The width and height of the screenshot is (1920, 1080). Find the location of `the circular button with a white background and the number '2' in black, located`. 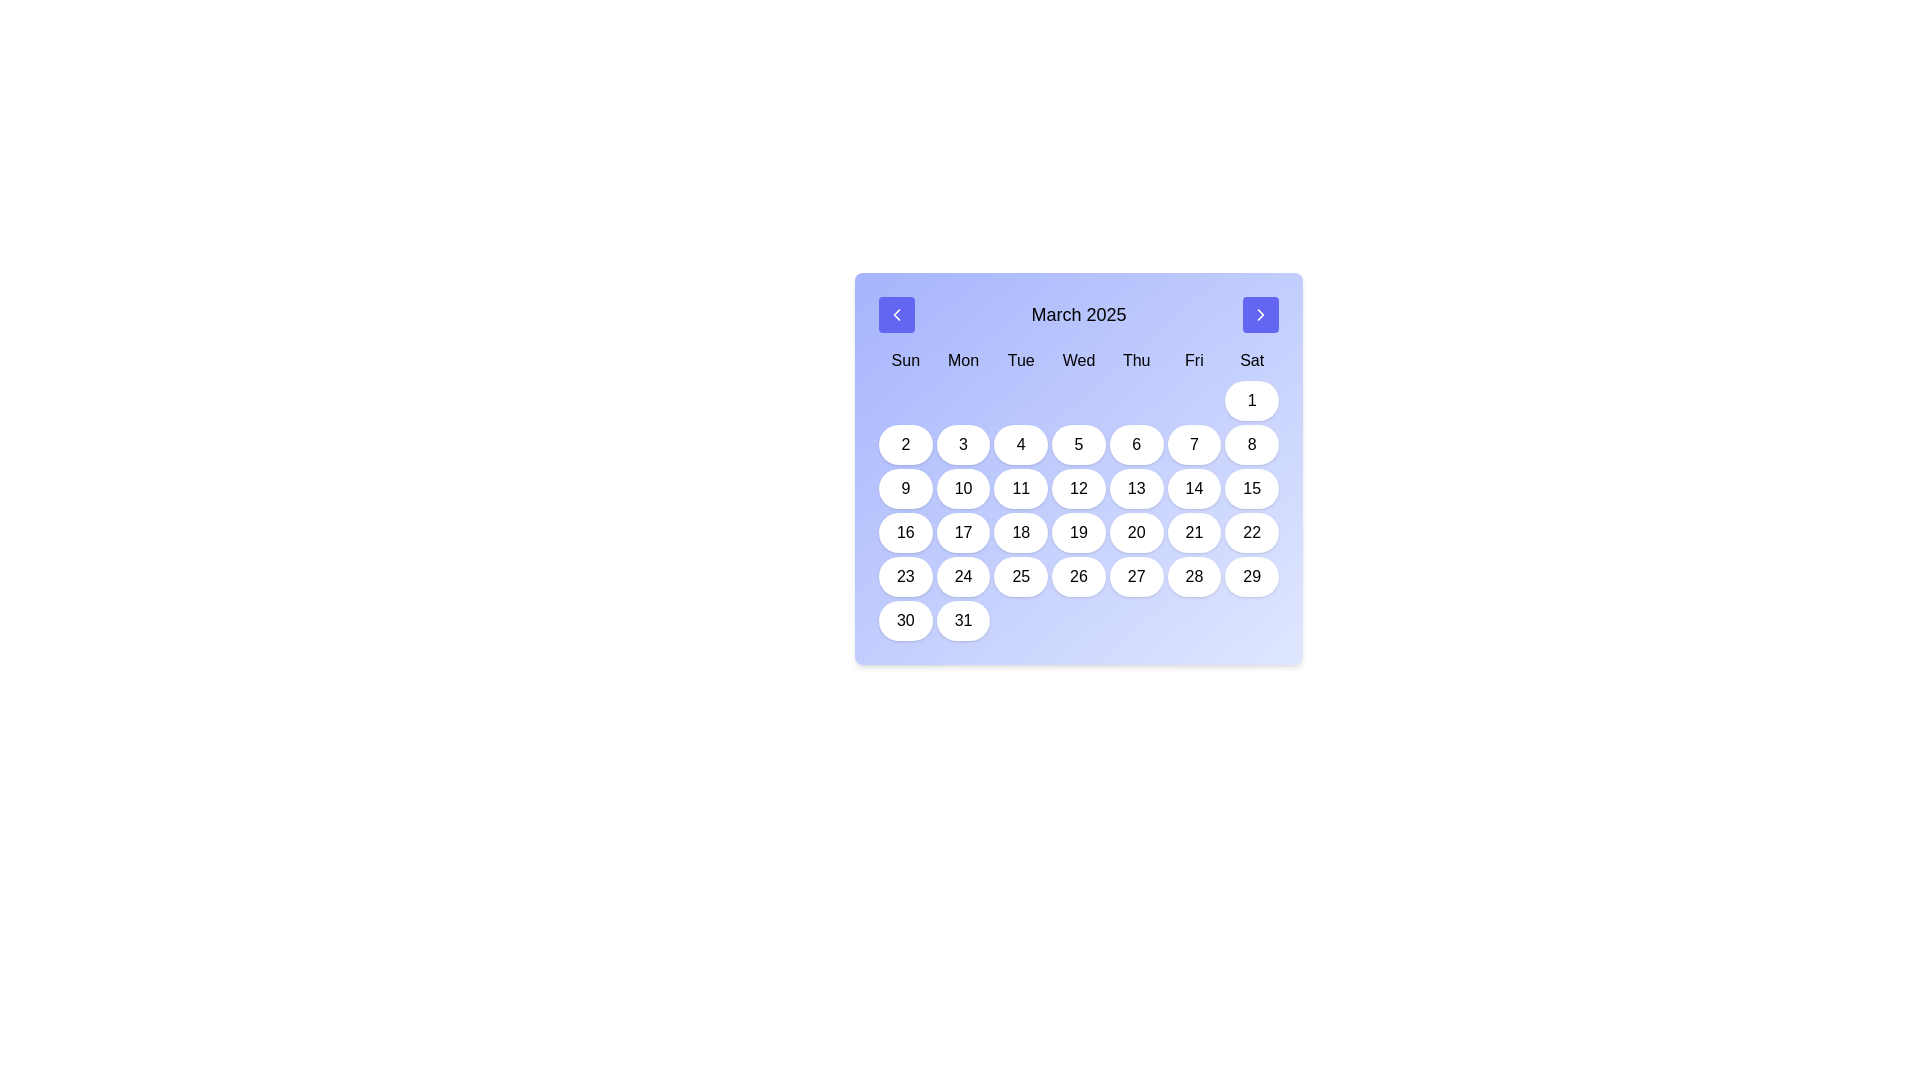

the circular button with a white background and the number '2' in black, located is located at coordinates (904, 443).